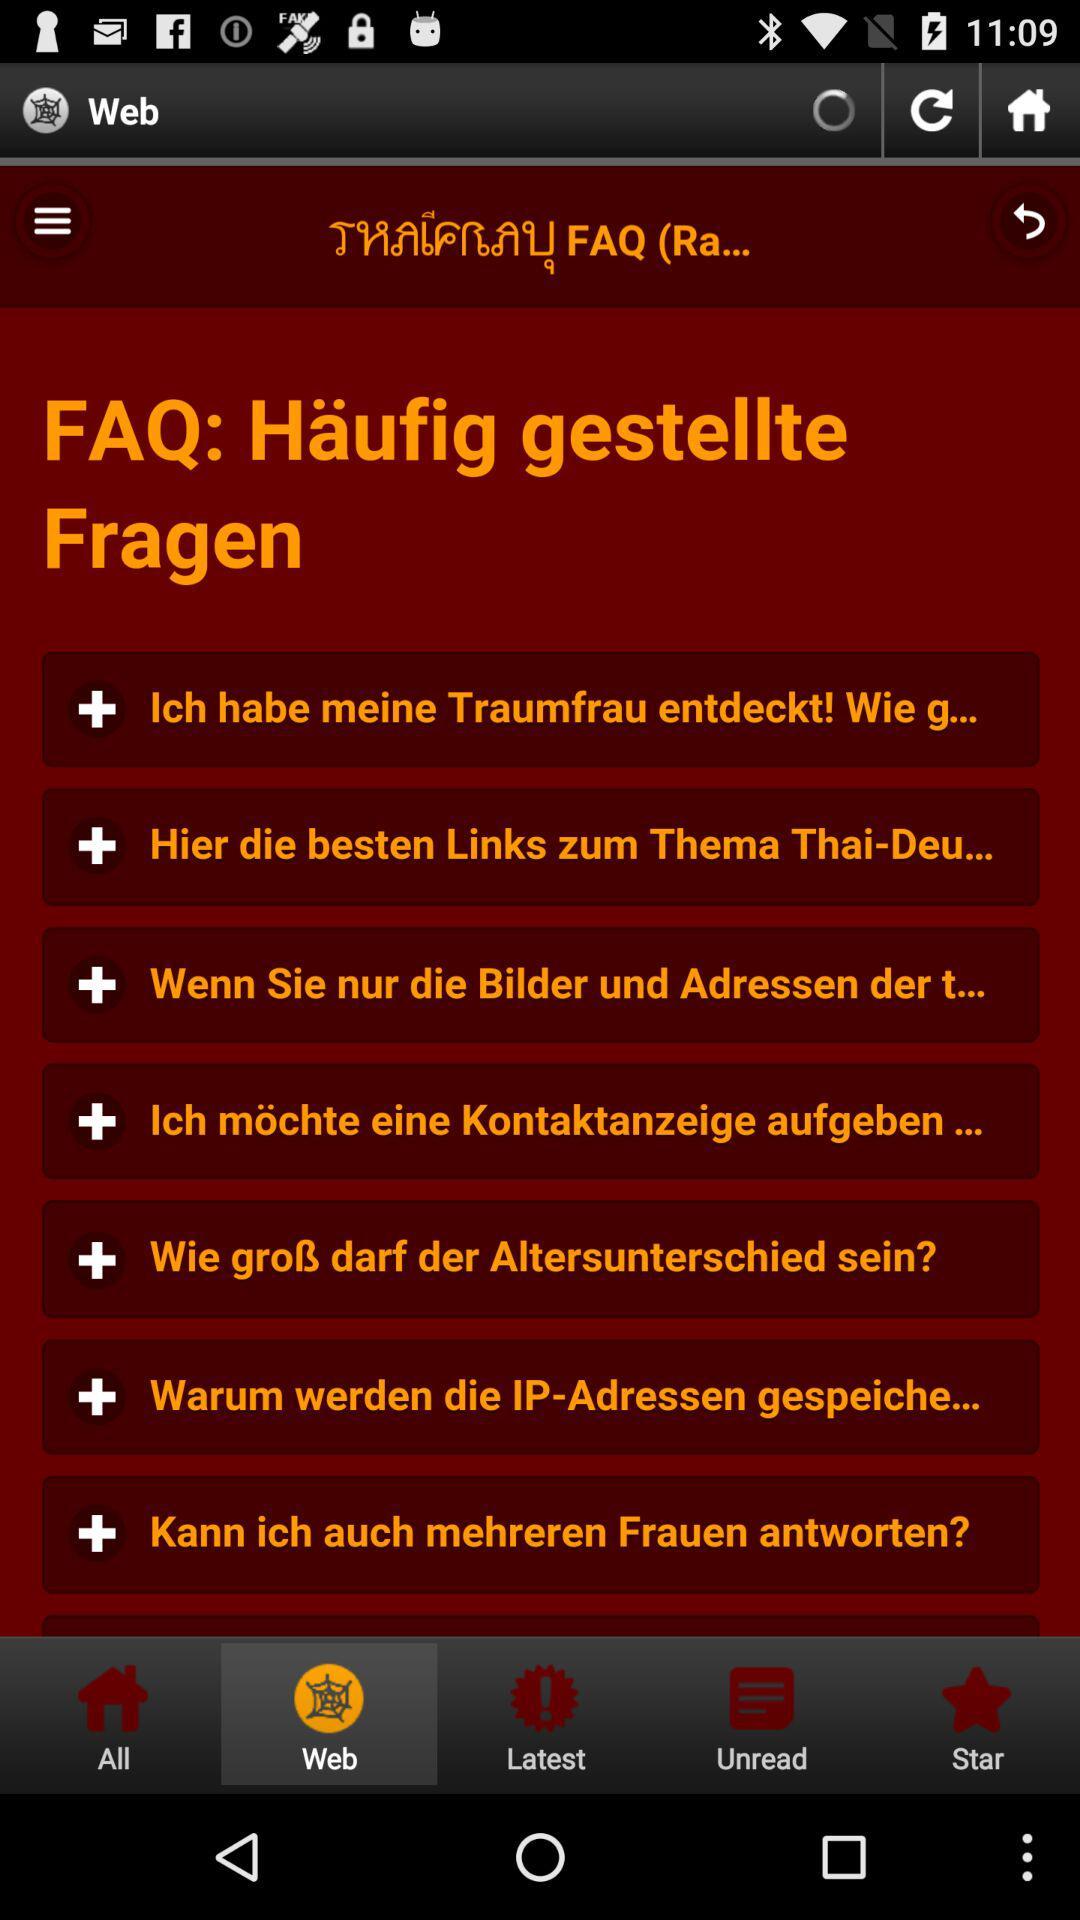 This screenshot has width=1080, height=1920. What do you see at coordinates (113, 1713) in the screenshot?
I see `return to home page` at bounding box center [113, 1713].